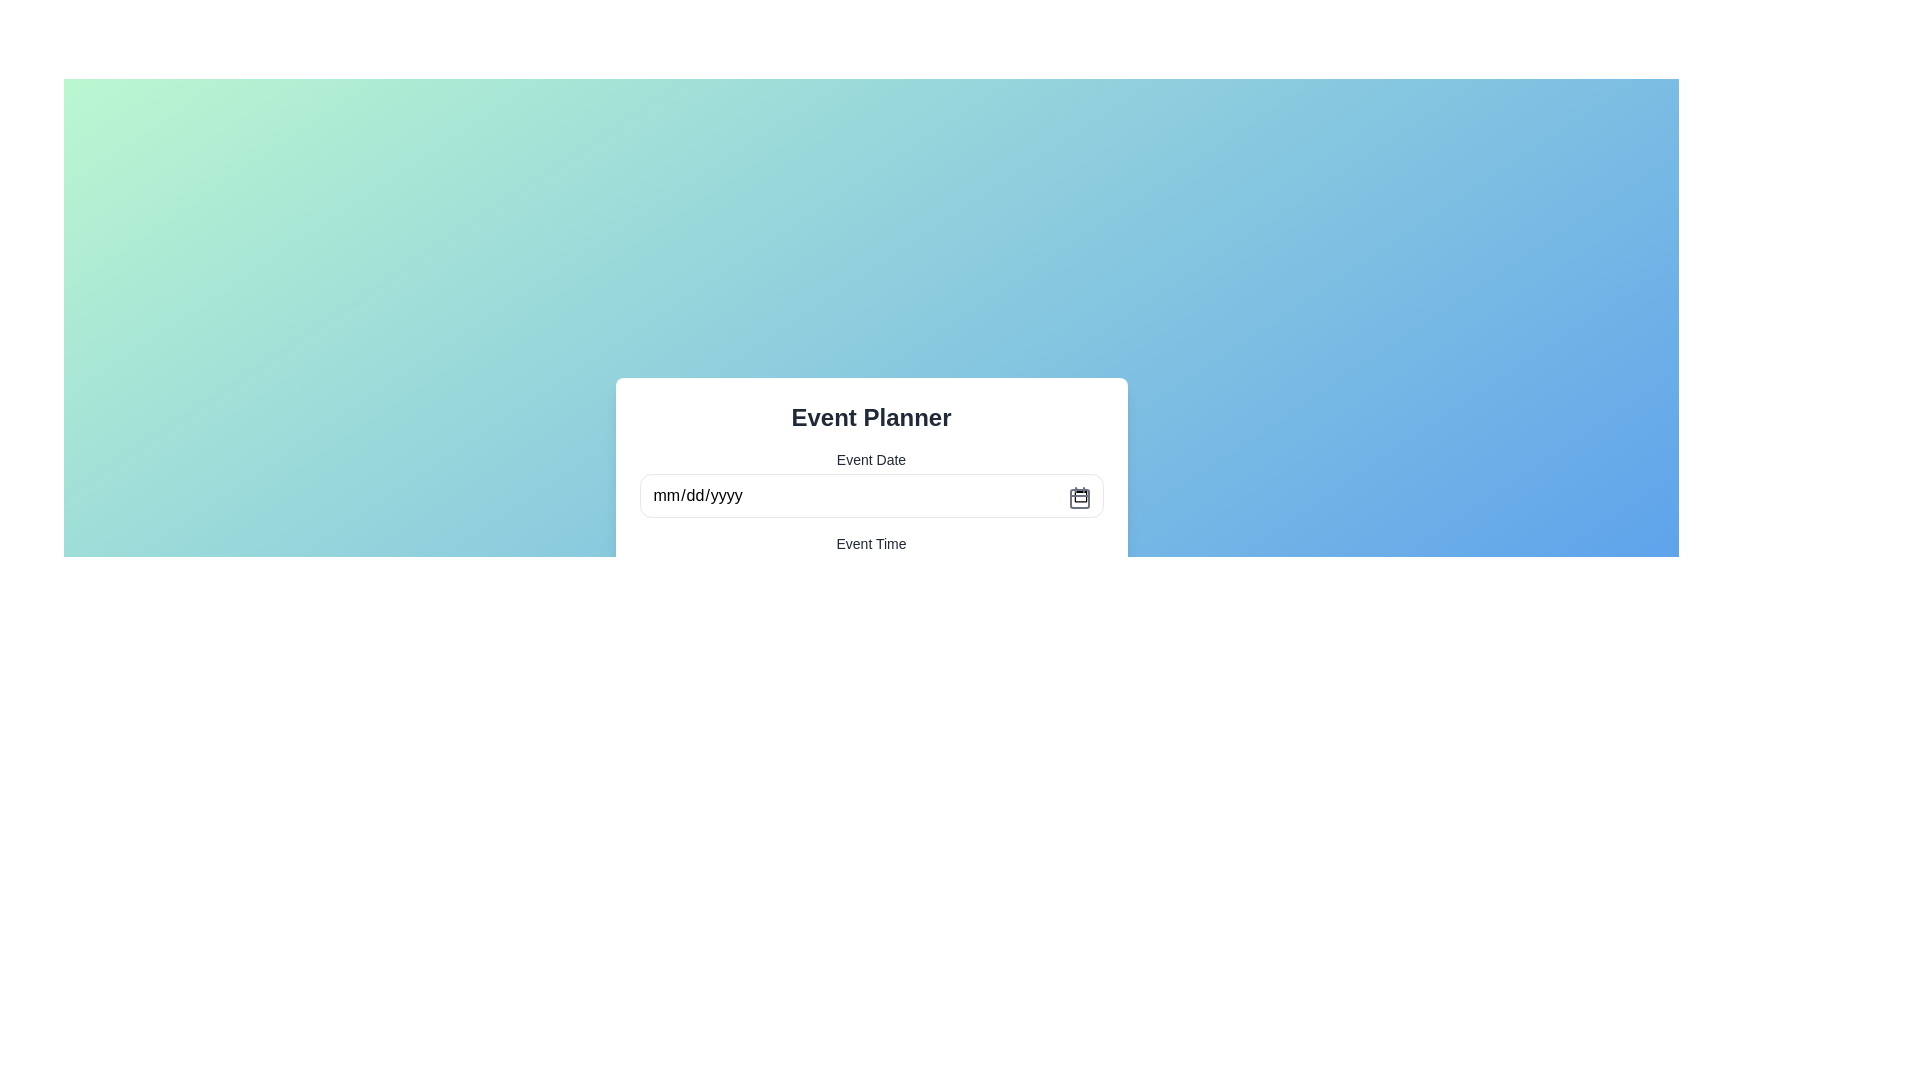 This screenshot has width=1920, height=1080. What do you see at coordinates (871, 543) in the screenshot?
I see `the static text label that provides a description or title for the section below the 'Event Date' label` at bounding box center [871, 543].